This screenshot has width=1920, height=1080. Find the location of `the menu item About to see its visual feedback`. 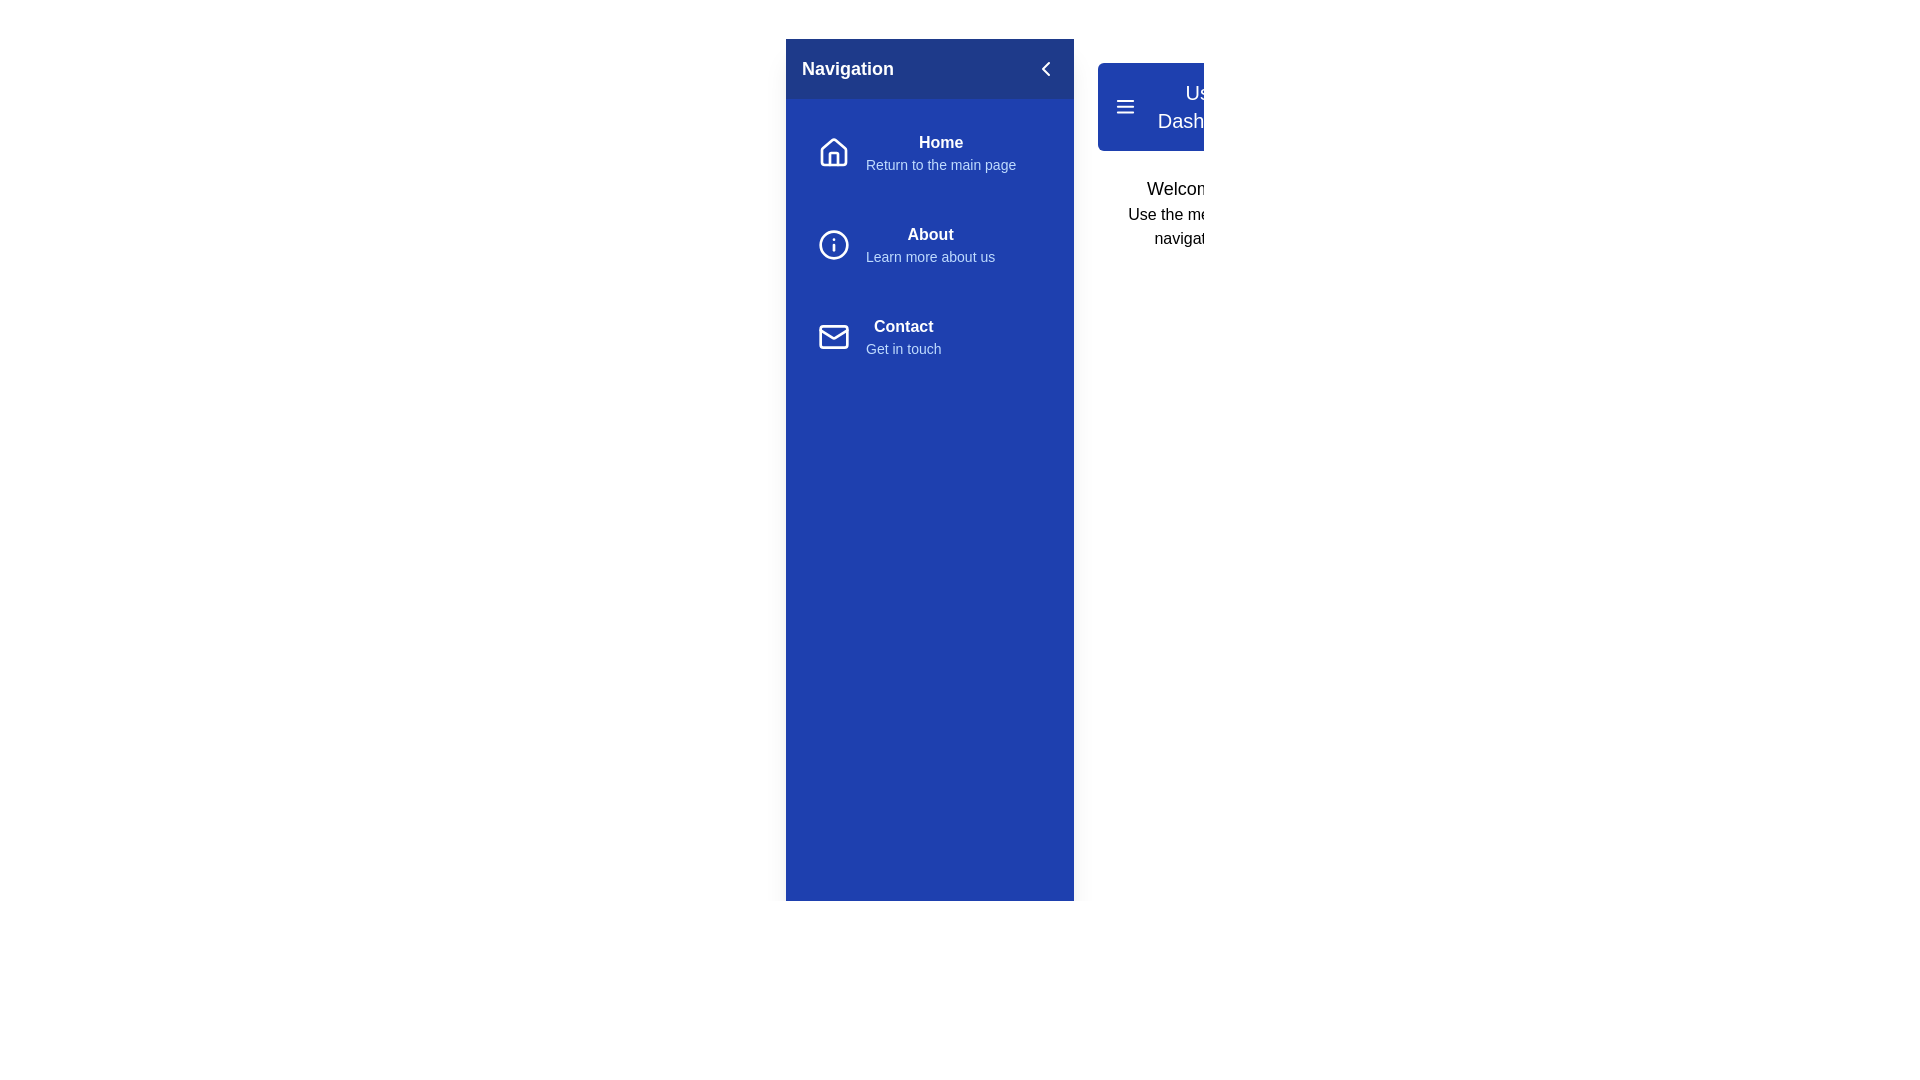

the menu item About to see its visual feedback is located at coordinates (929, 244).